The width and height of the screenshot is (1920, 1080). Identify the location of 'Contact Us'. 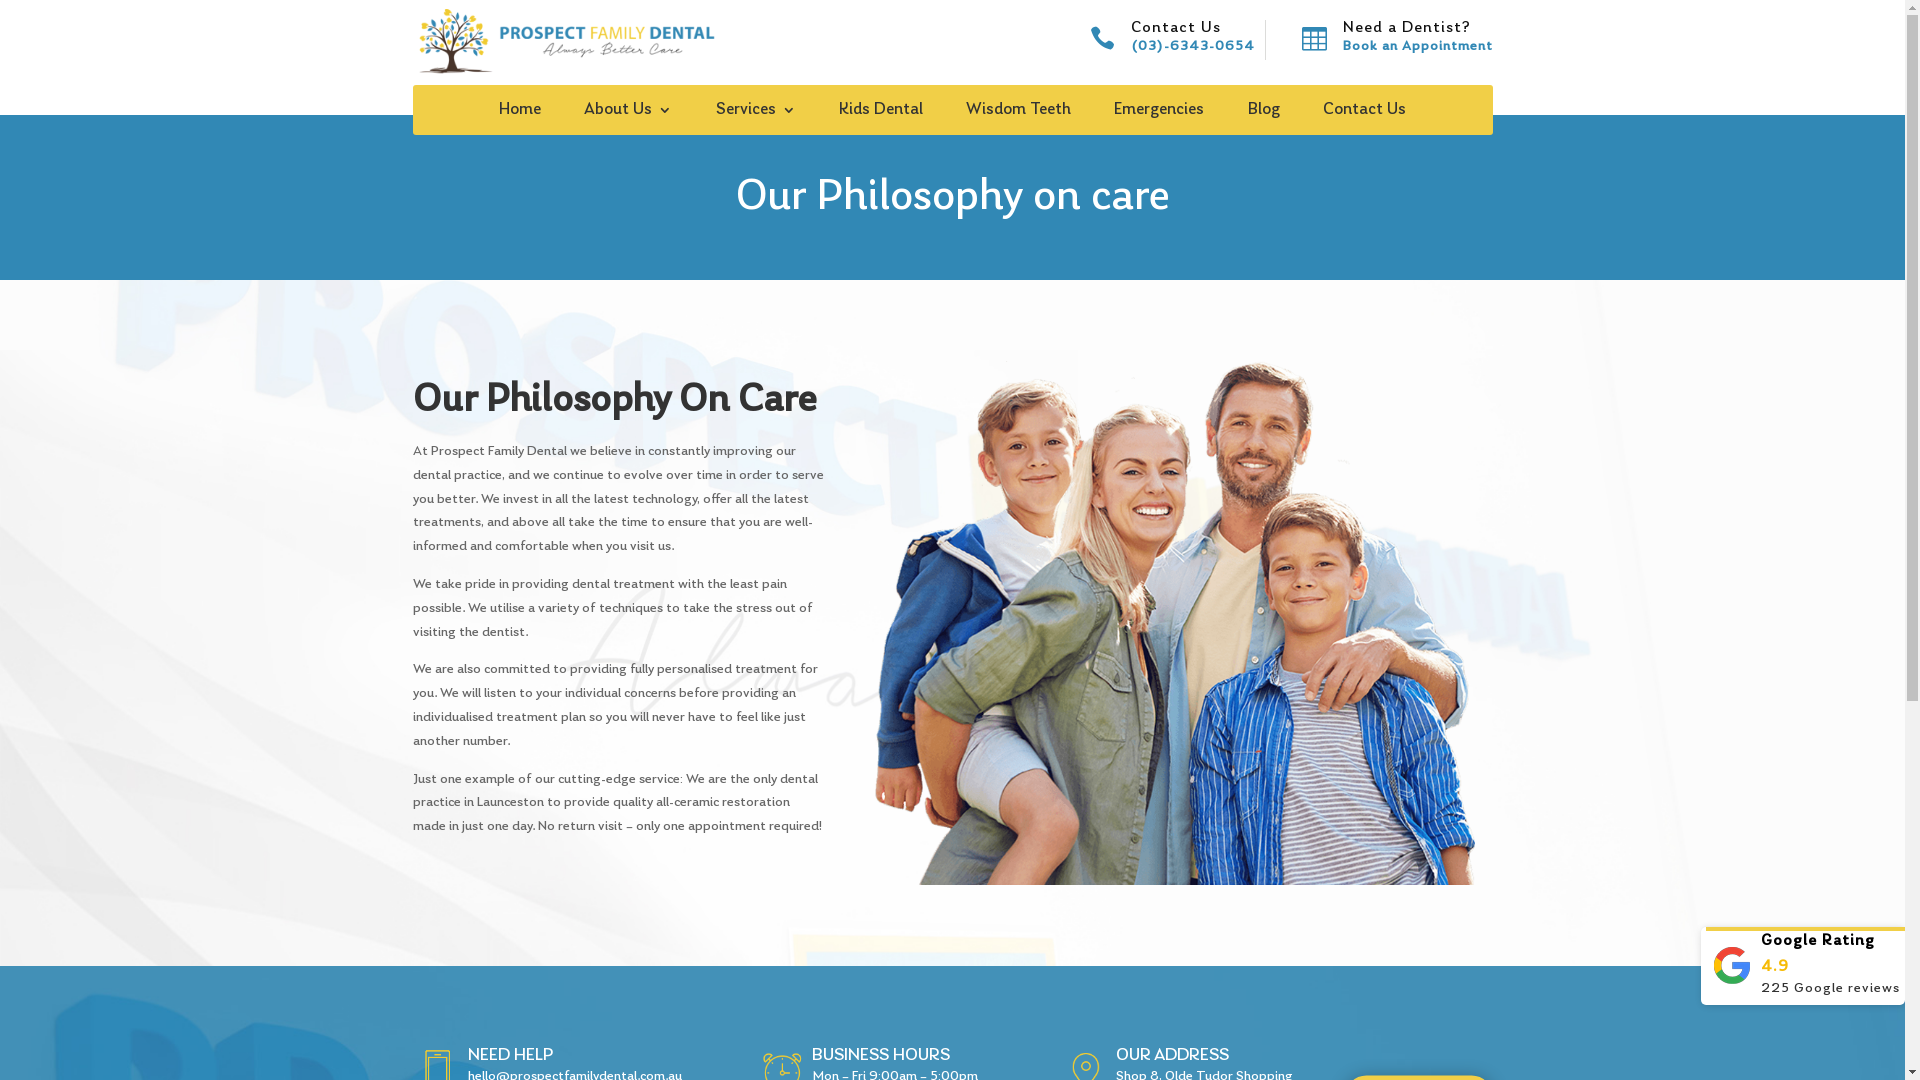
(1363, 114).